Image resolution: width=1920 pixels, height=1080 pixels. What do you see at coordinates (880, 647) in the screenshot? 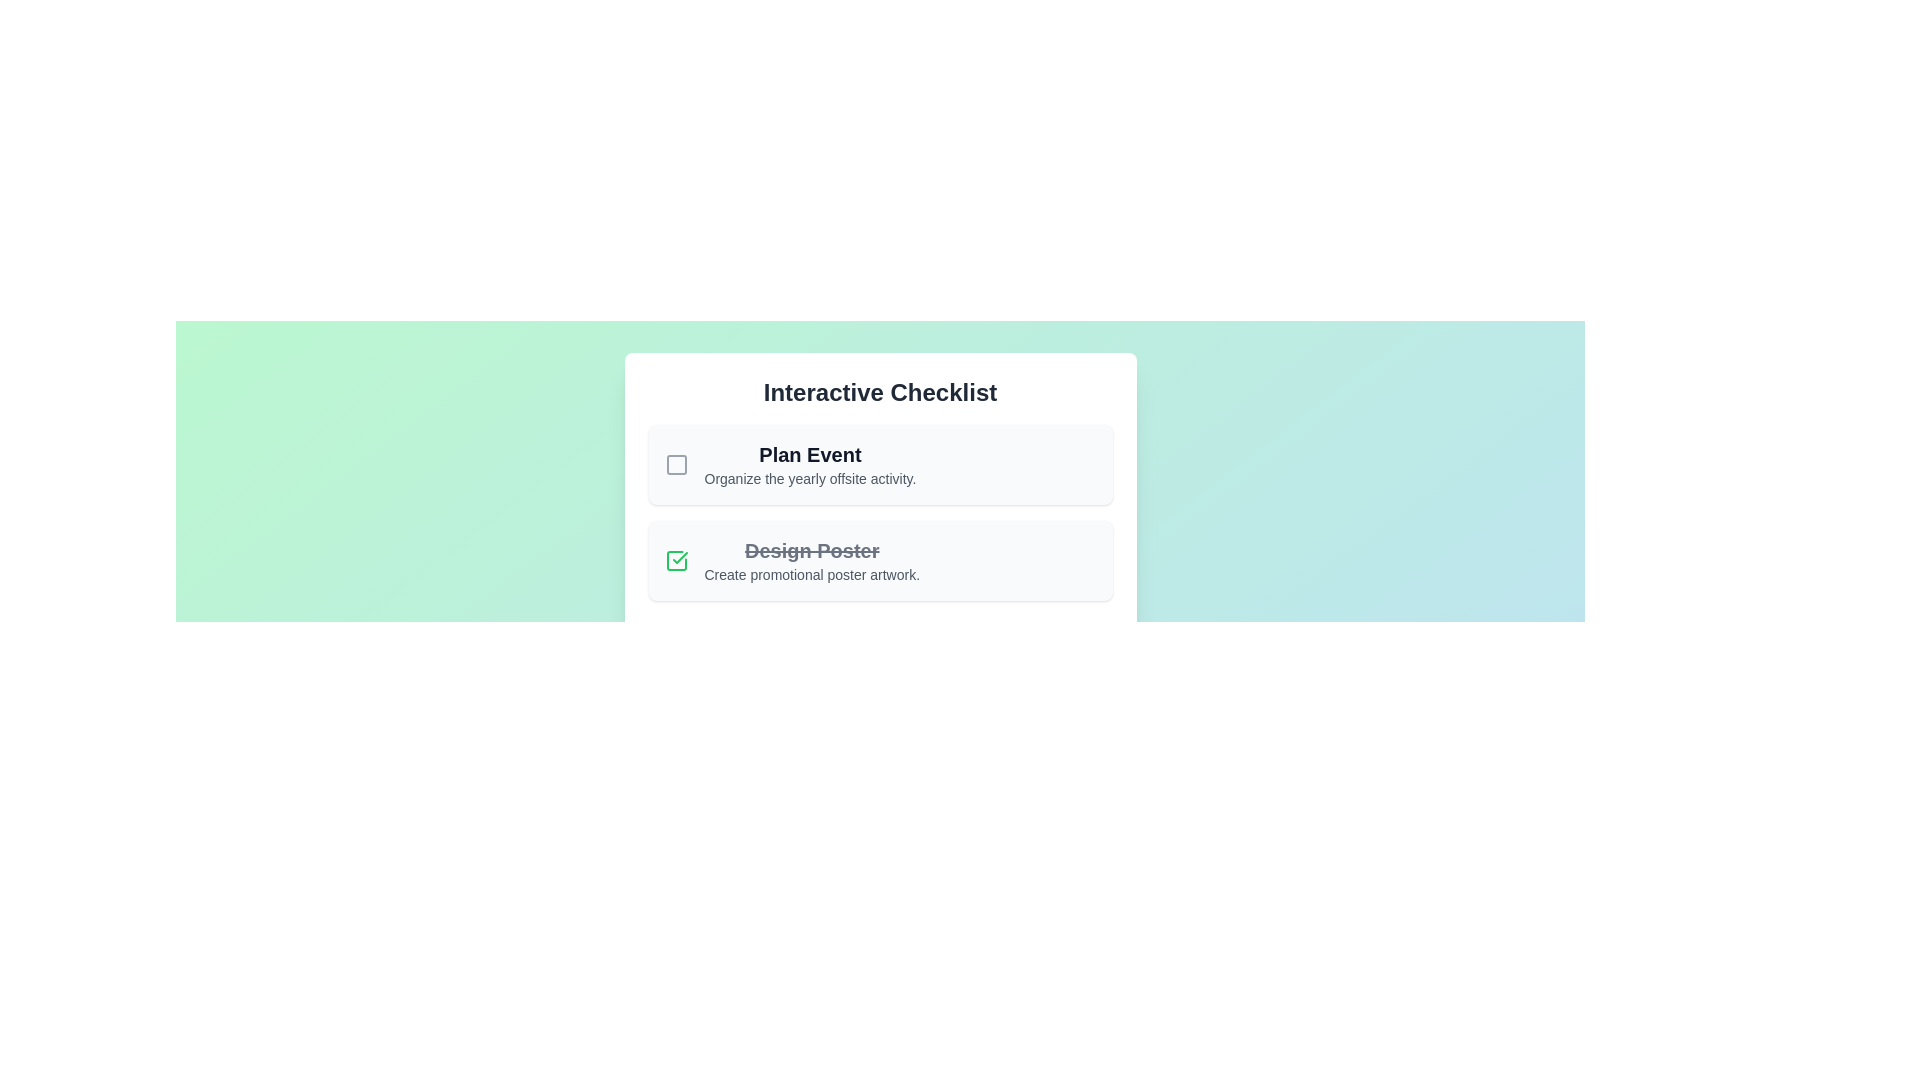
I see `the 'Add New Task' button to add a new task to the checklist` at bounding box center [880, 647].